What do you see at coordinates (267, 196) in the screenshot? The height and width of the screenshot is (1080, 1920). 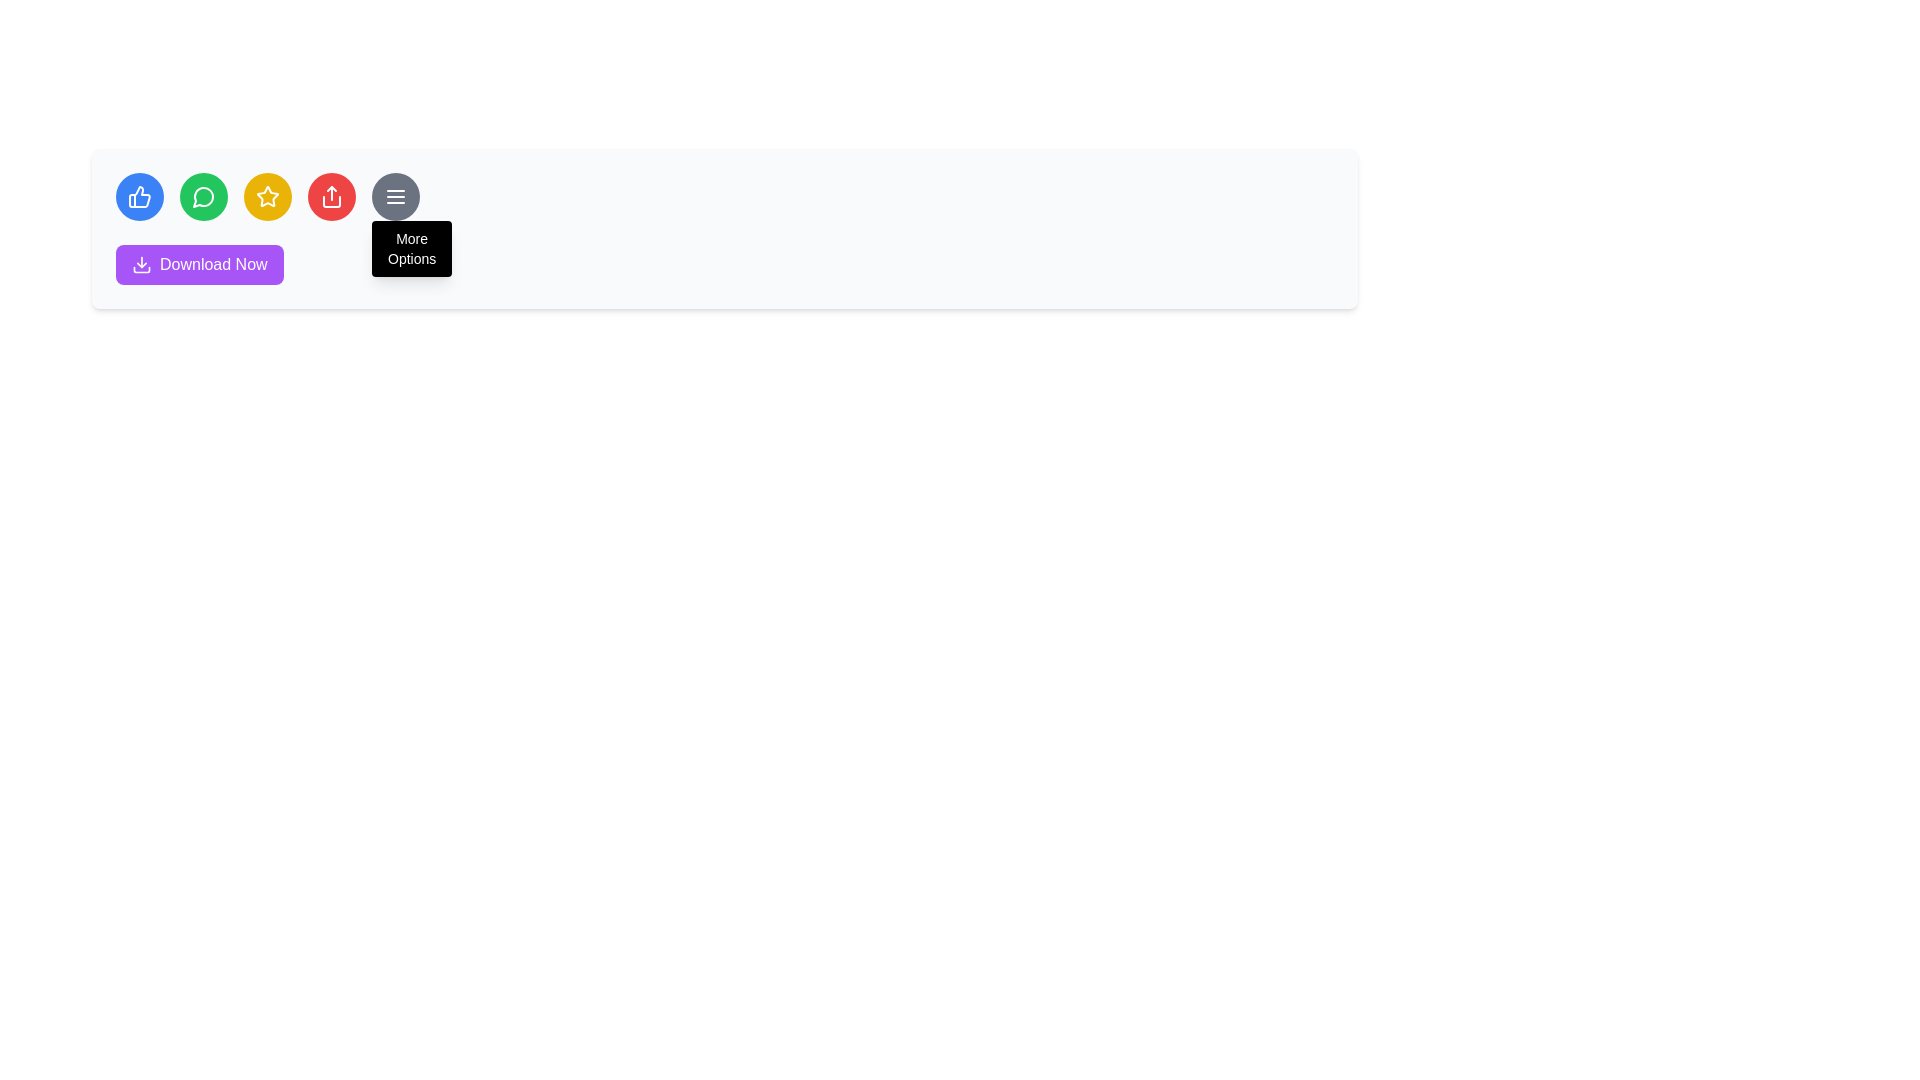 I see `the yellow star-shaped icon button located at the center-top area of the interface` at bounding box center [267, 196].